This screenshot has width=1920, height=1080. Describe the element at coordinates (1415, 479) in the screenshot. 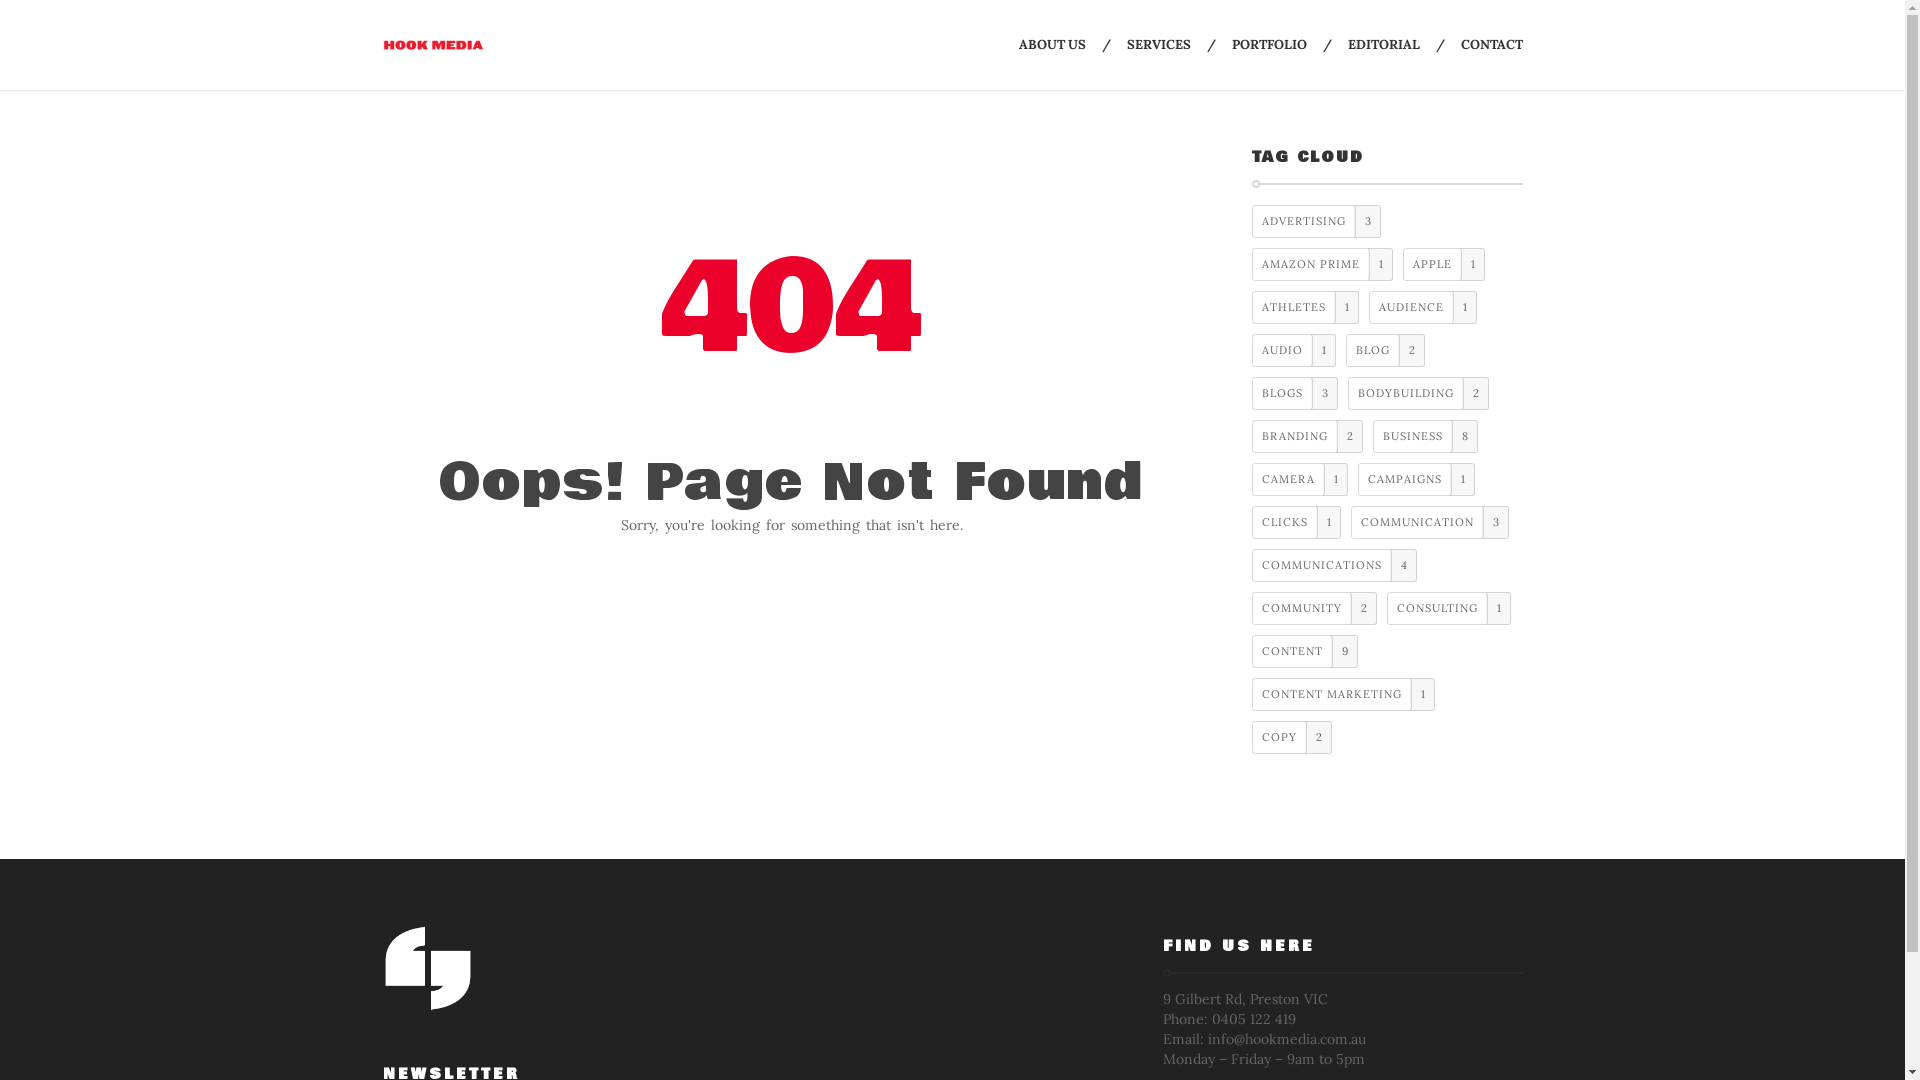

I see `'CAMPAIGNS1'` at that location.